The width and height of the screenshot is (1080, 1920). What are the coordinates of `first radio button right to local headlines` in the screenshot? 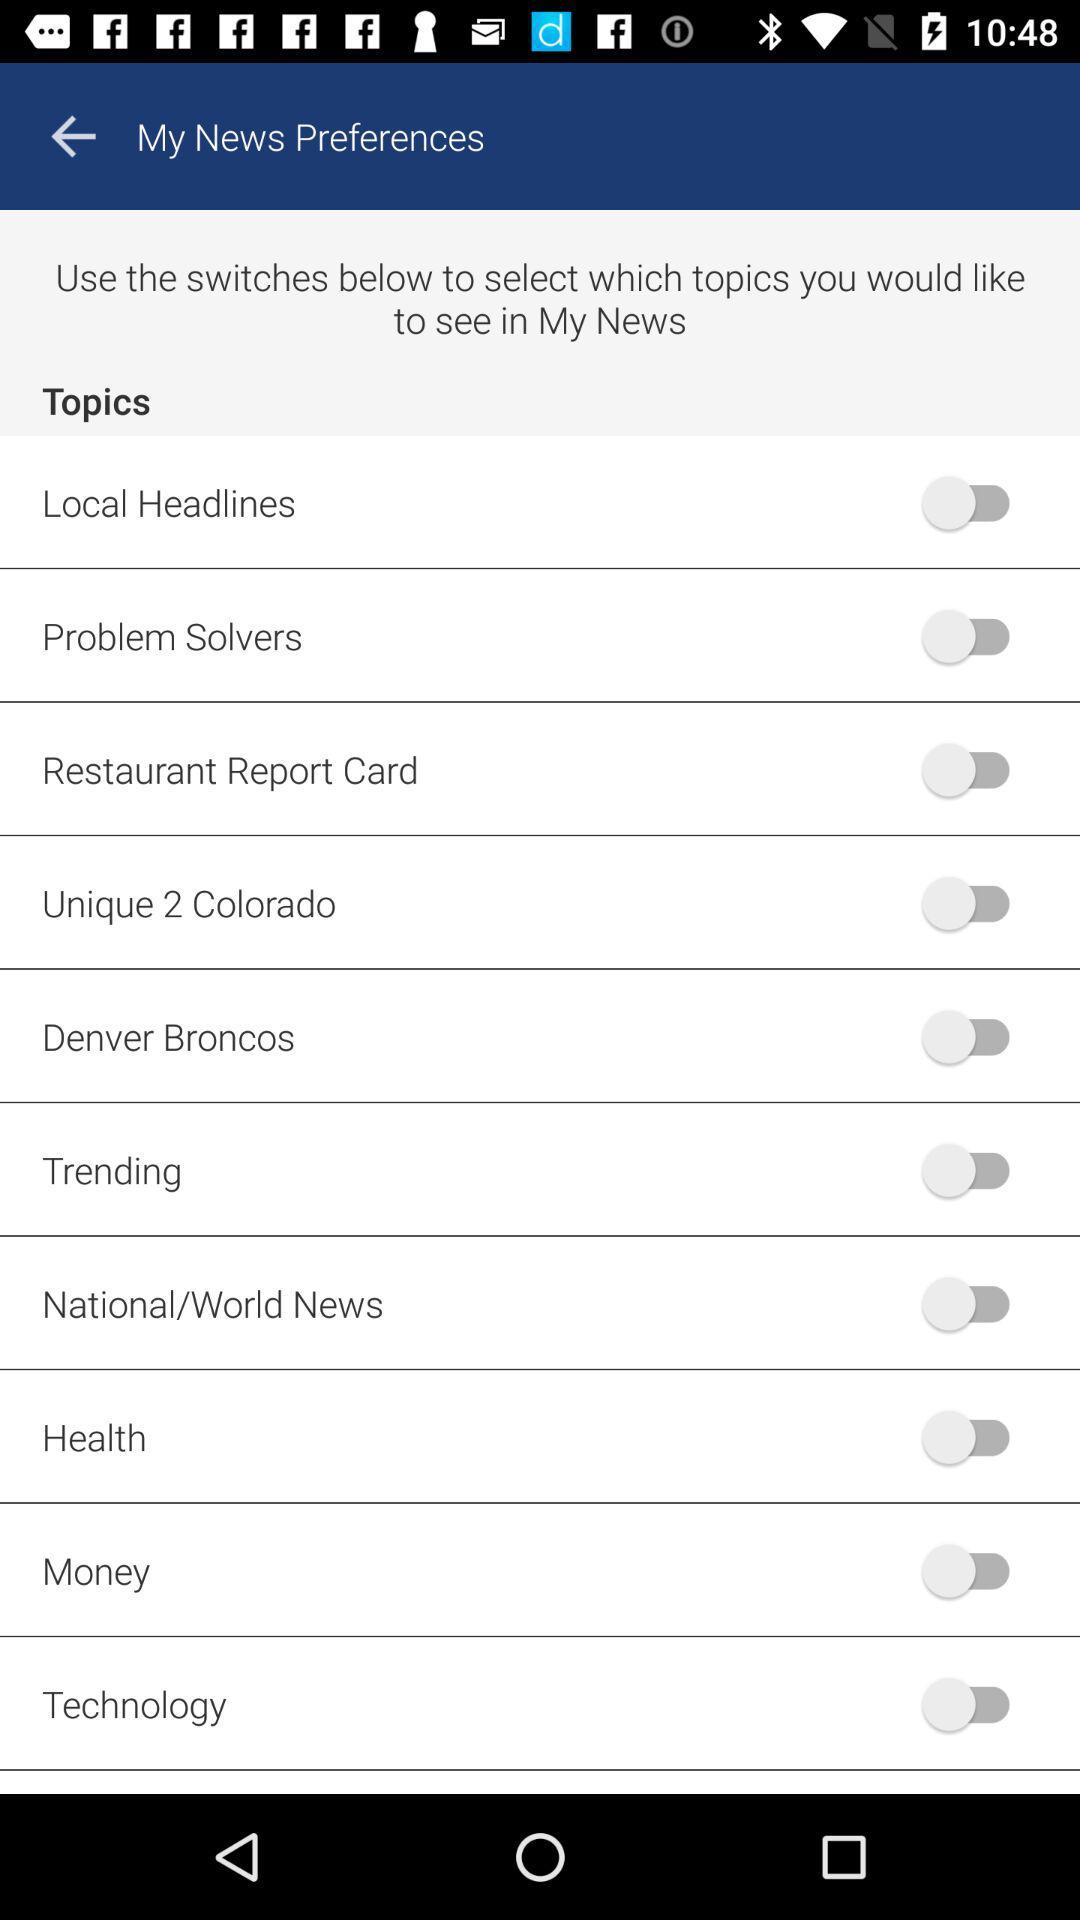 It's located at (974, 502).